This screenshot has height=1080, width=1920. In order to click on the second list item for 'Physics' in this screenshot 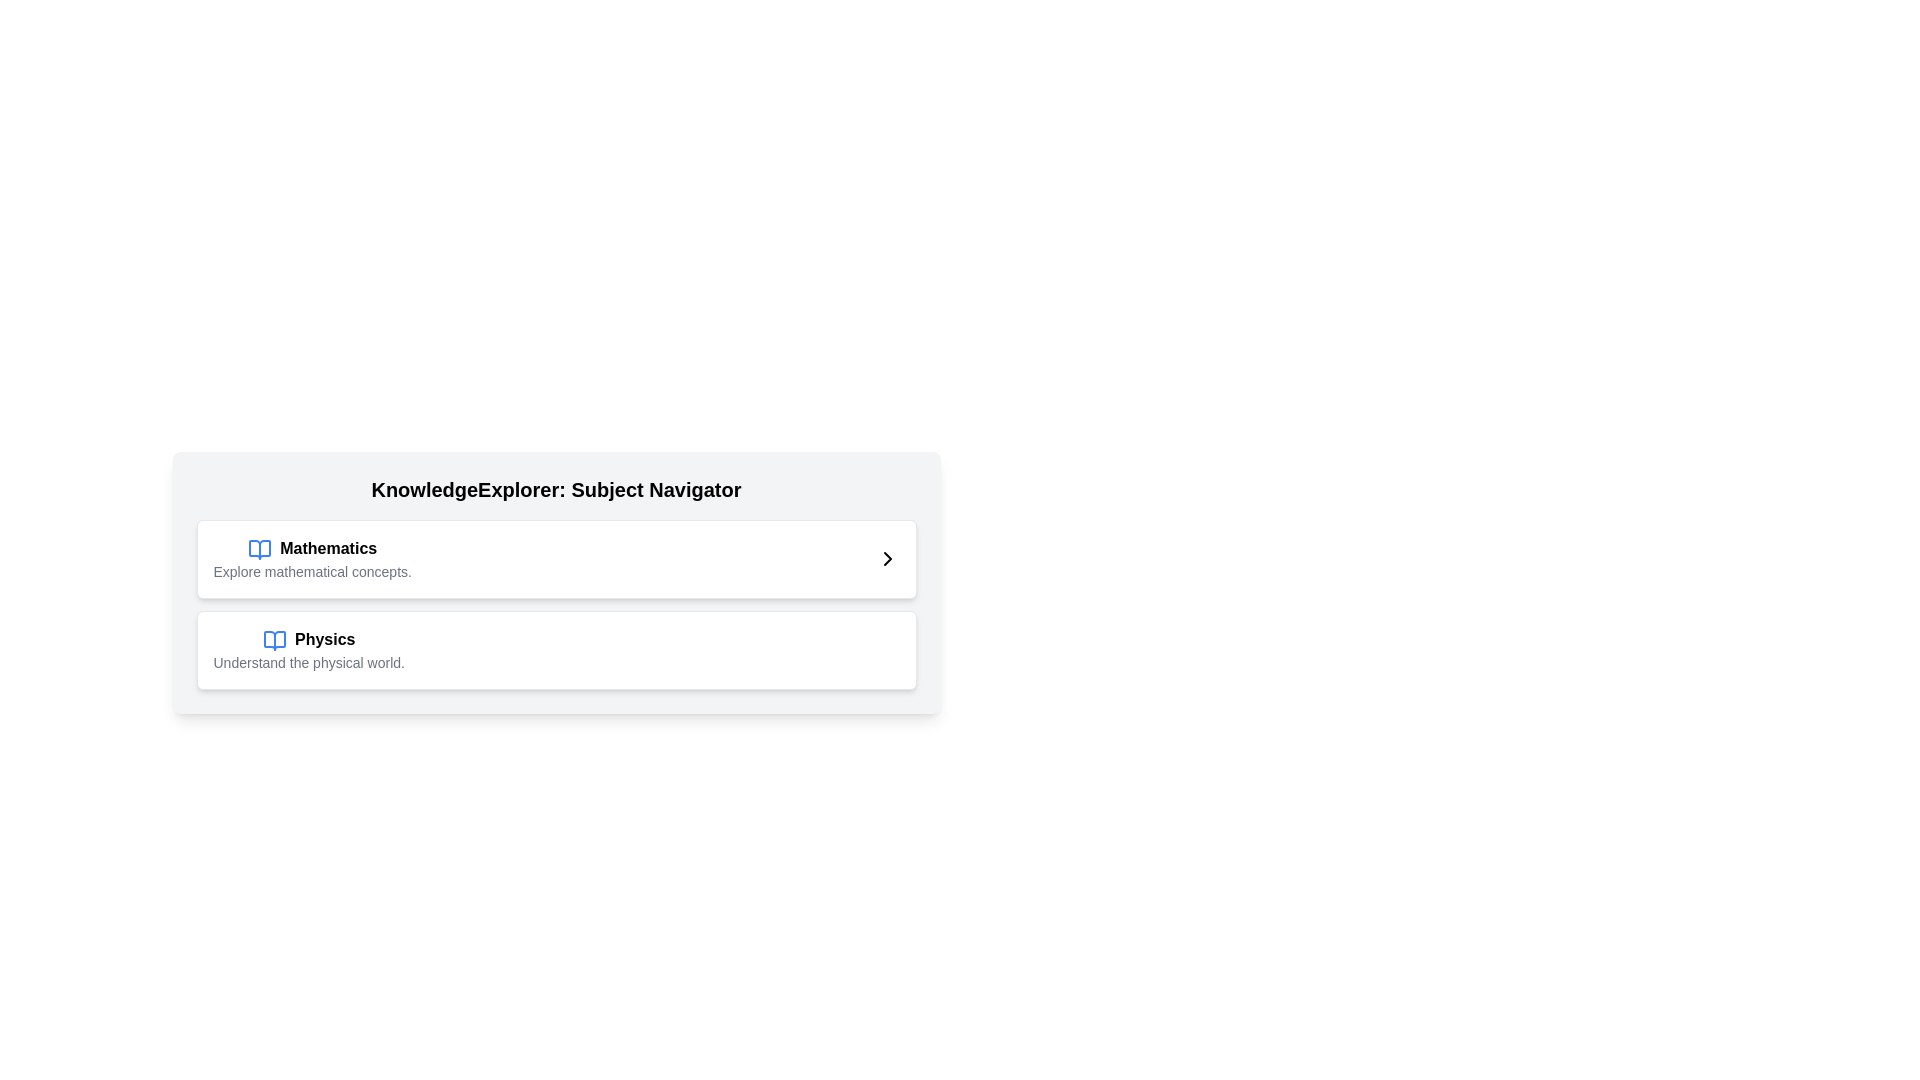, I will do `click(308, 650)`.